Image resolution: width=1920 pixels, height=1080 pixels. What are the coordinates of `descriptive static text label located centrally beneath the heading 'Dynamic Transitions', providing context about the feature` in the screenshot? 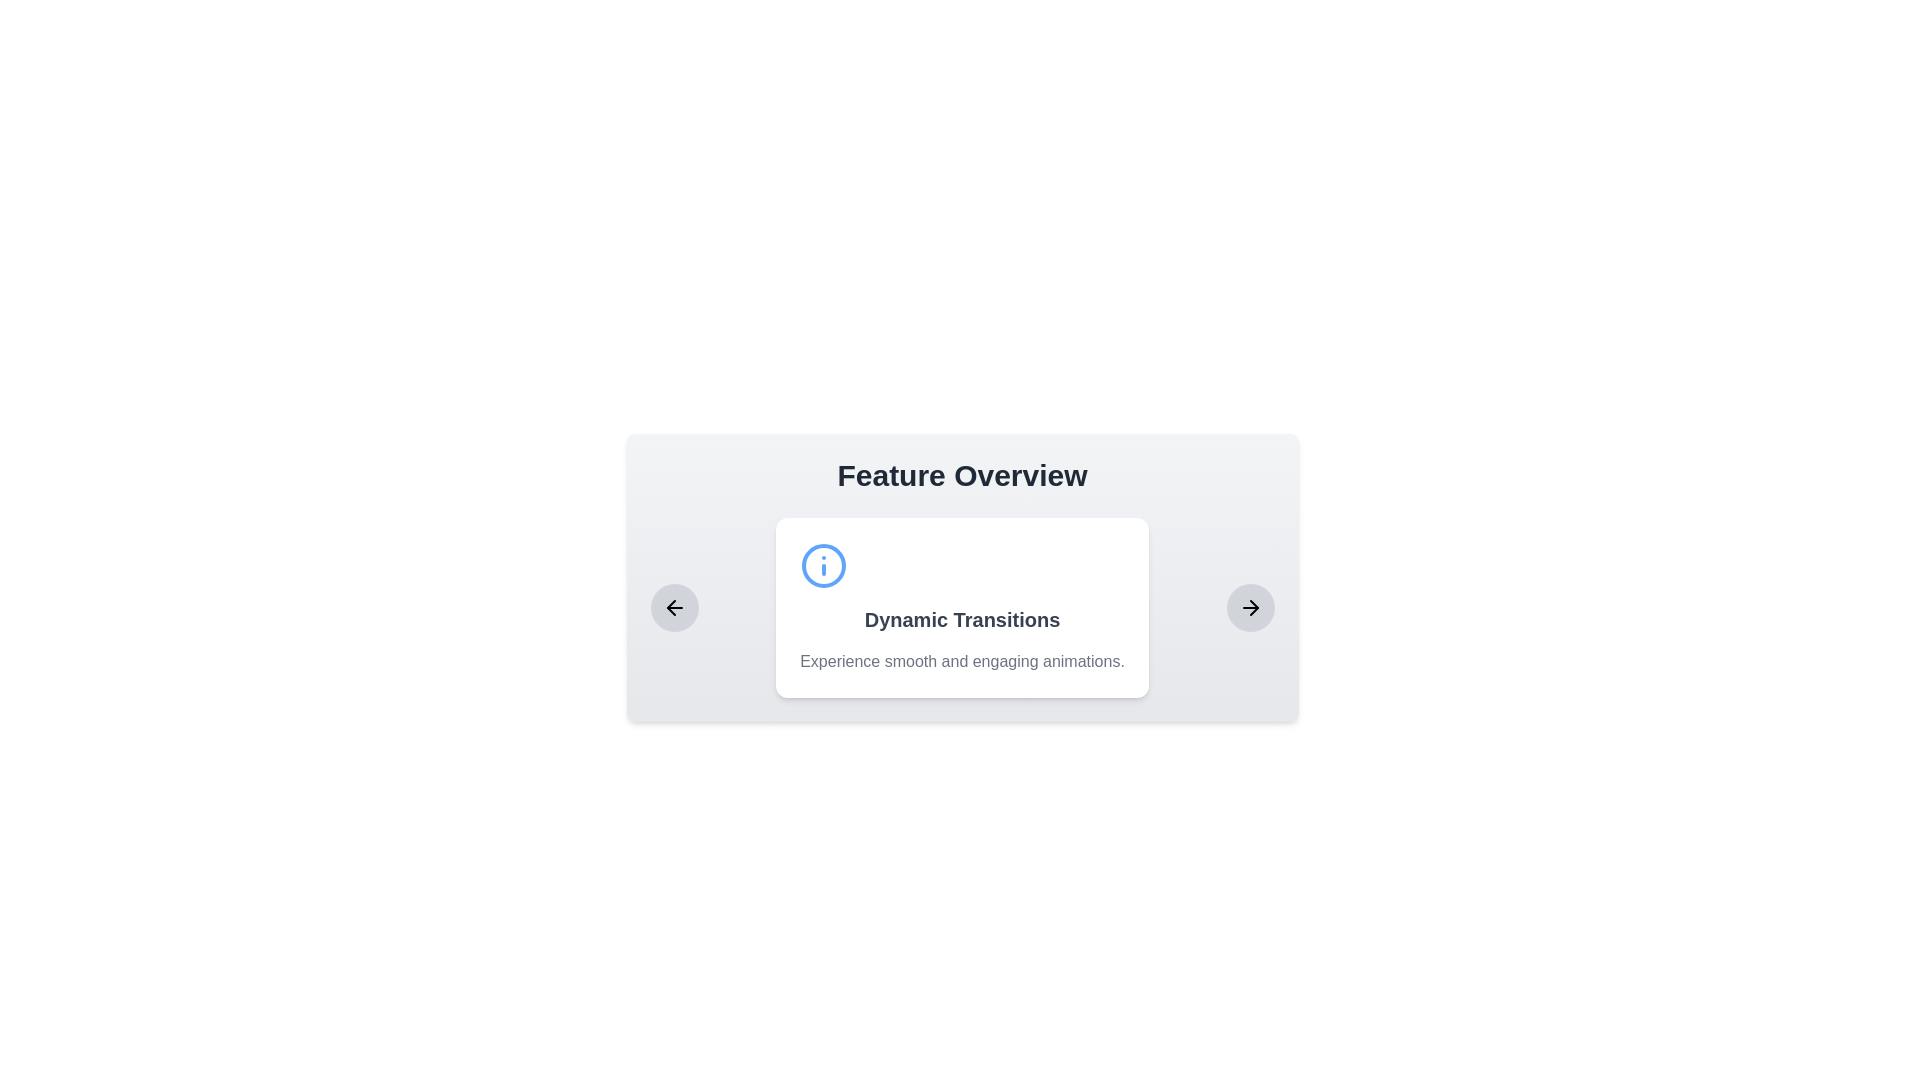 It's located at (962, 662).